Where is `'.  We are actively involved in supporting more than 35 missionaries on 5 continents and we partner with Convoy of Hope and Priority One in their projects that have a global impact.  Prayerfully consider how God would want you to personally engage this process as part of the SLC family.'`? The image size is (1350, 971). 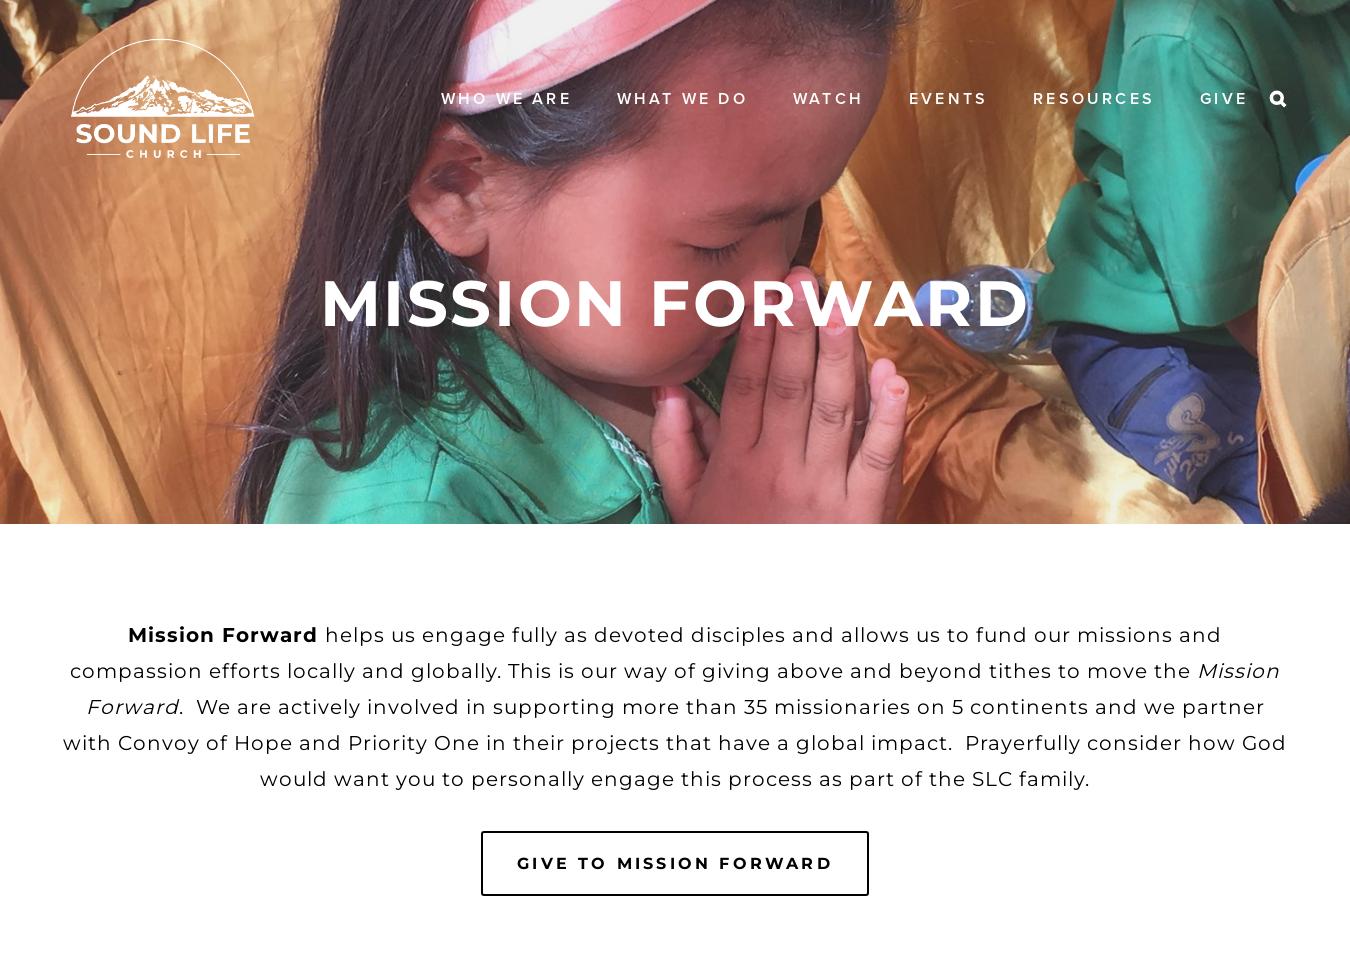
'.  We are actively involved in supporting more than 35 missionaries on 5 continents and we partner with Convoy of Hope and Priority One in their projects that have a global impact.  Prayerfully consider how God would want you to personally engage this process as part of the SLC family.' is located at coordinates (676, 742).